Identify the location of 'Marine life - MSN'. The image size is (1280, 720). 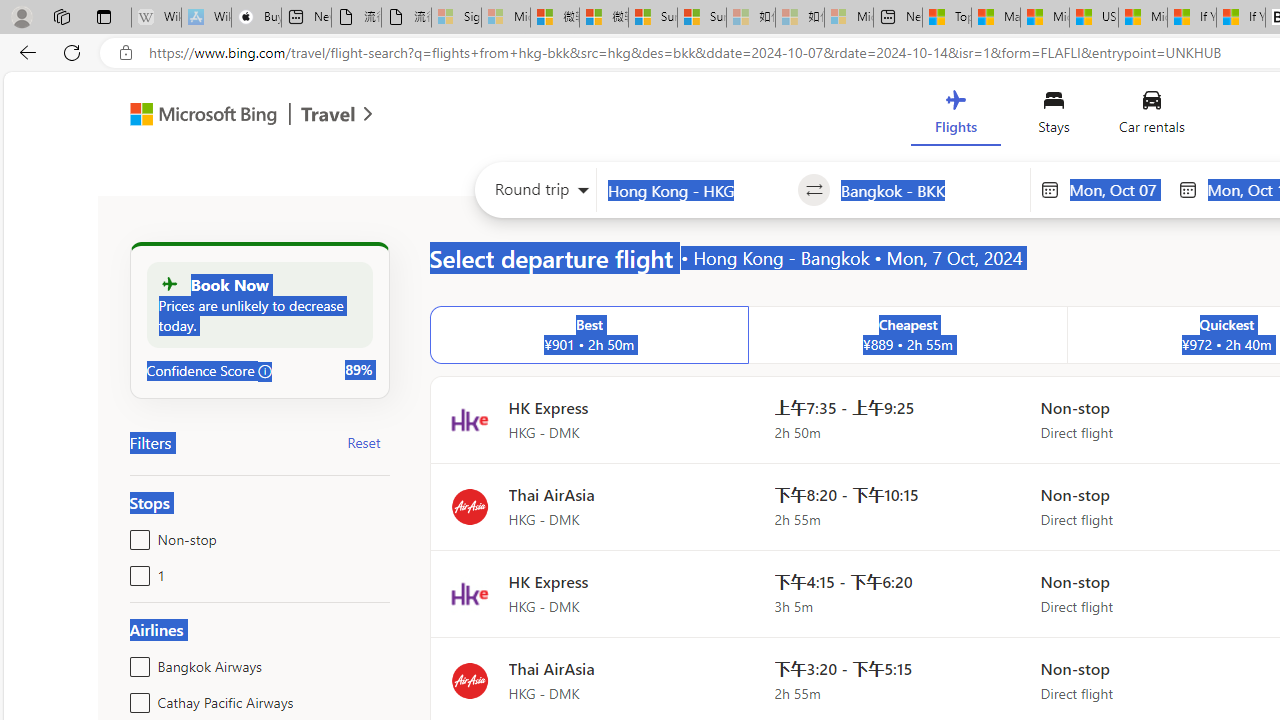
(995, 17).